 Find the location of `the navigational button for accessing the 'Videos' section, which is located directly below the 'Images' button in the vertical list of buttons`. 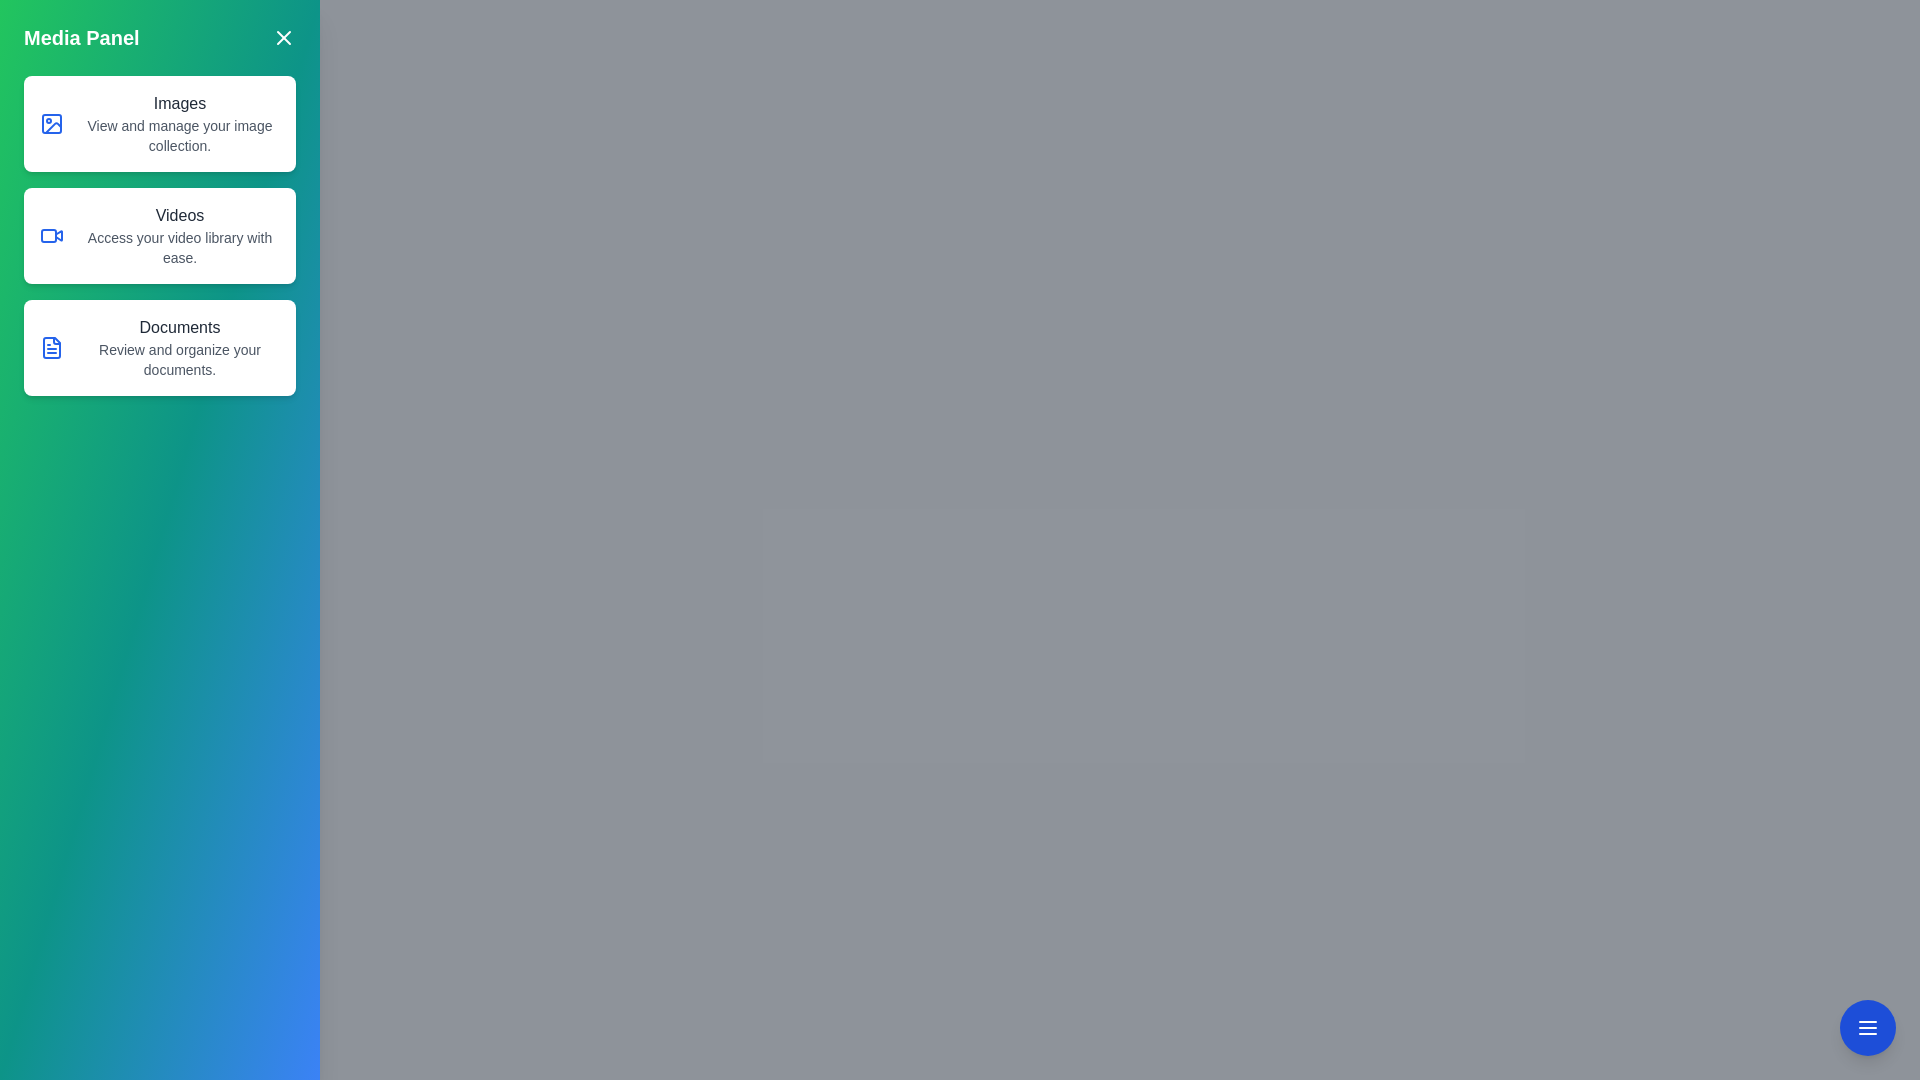

the navigational button for accessing the 'Videos' section, which is located directly below the 'Images' button in the vertical list of buttons is located at coordinates (158, 234).